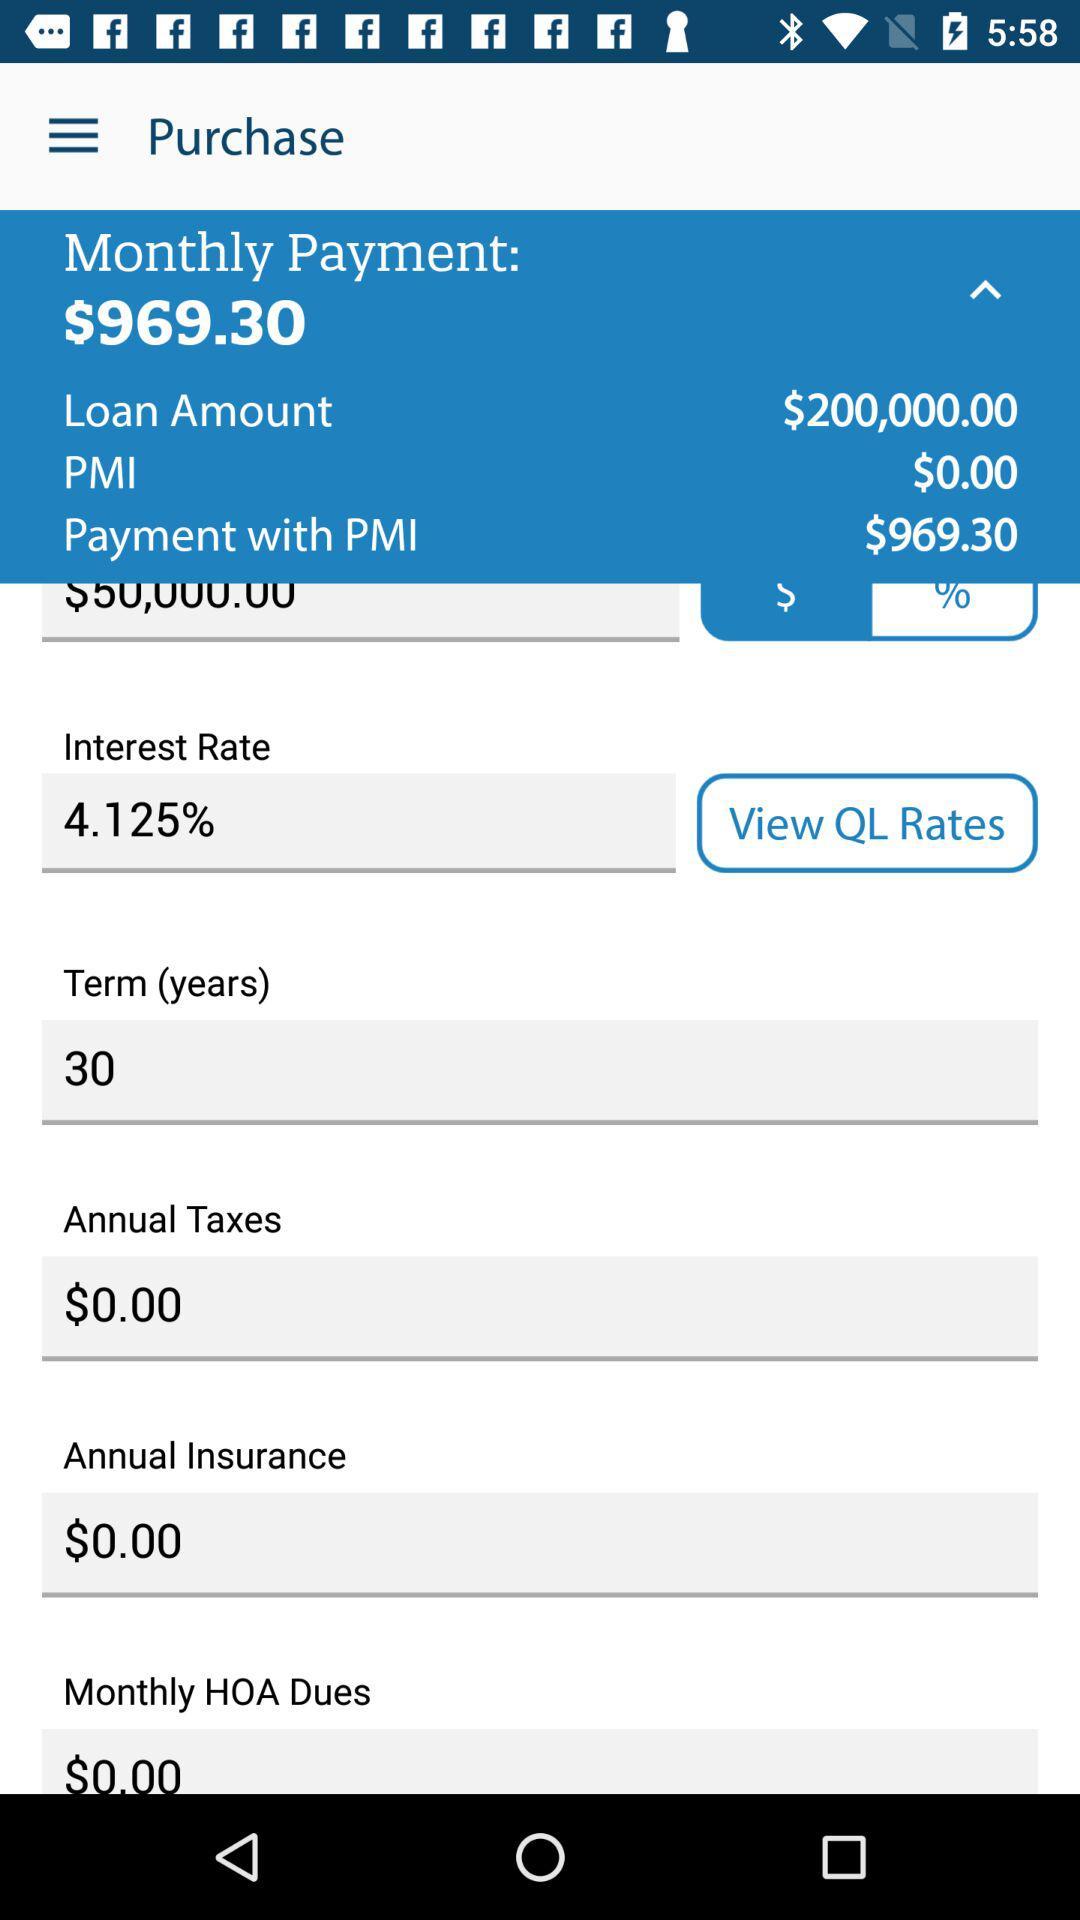  I want to click on 4.125% icon, so click(357, 823).